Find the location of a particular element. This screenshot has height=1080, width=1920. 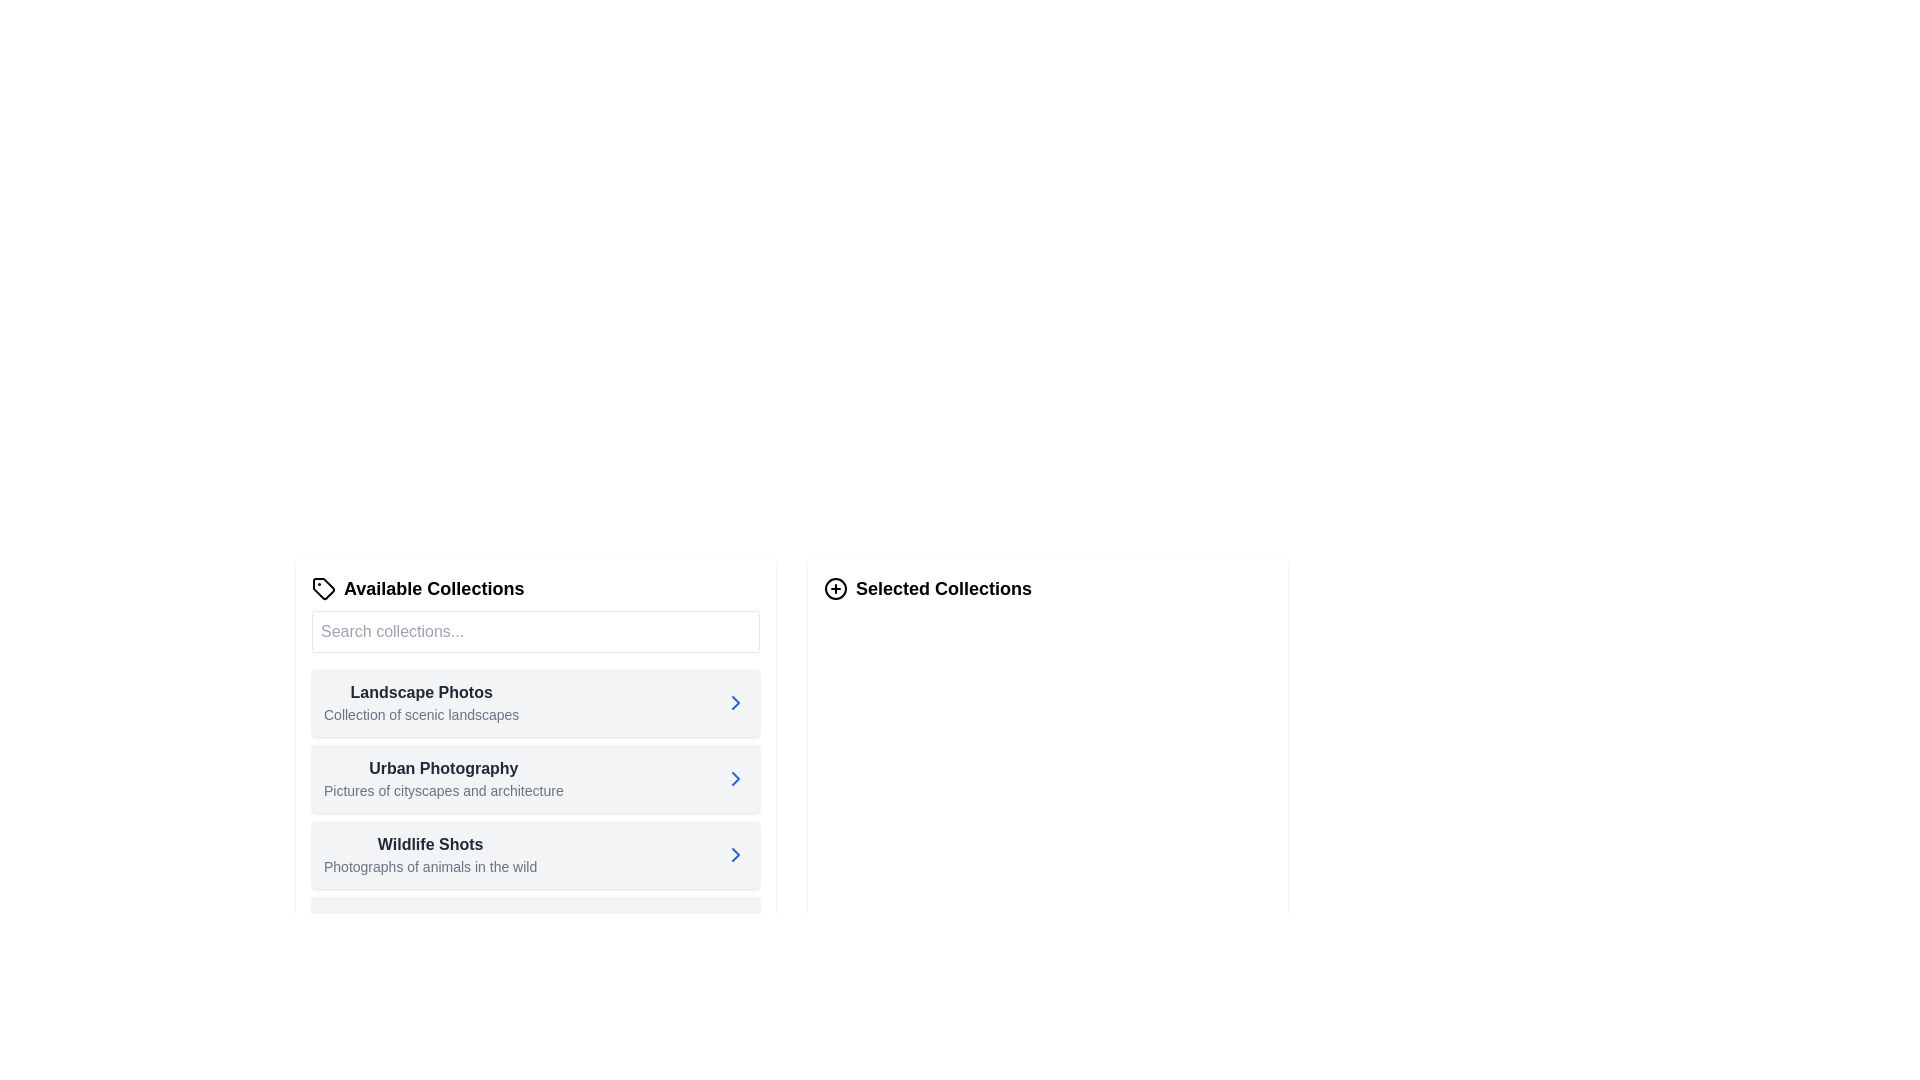

descriptive text label located directly underneath the 'Urban Photography' heading in the 'Available Collections' section of the left pane is located at coordinates (442, 789).